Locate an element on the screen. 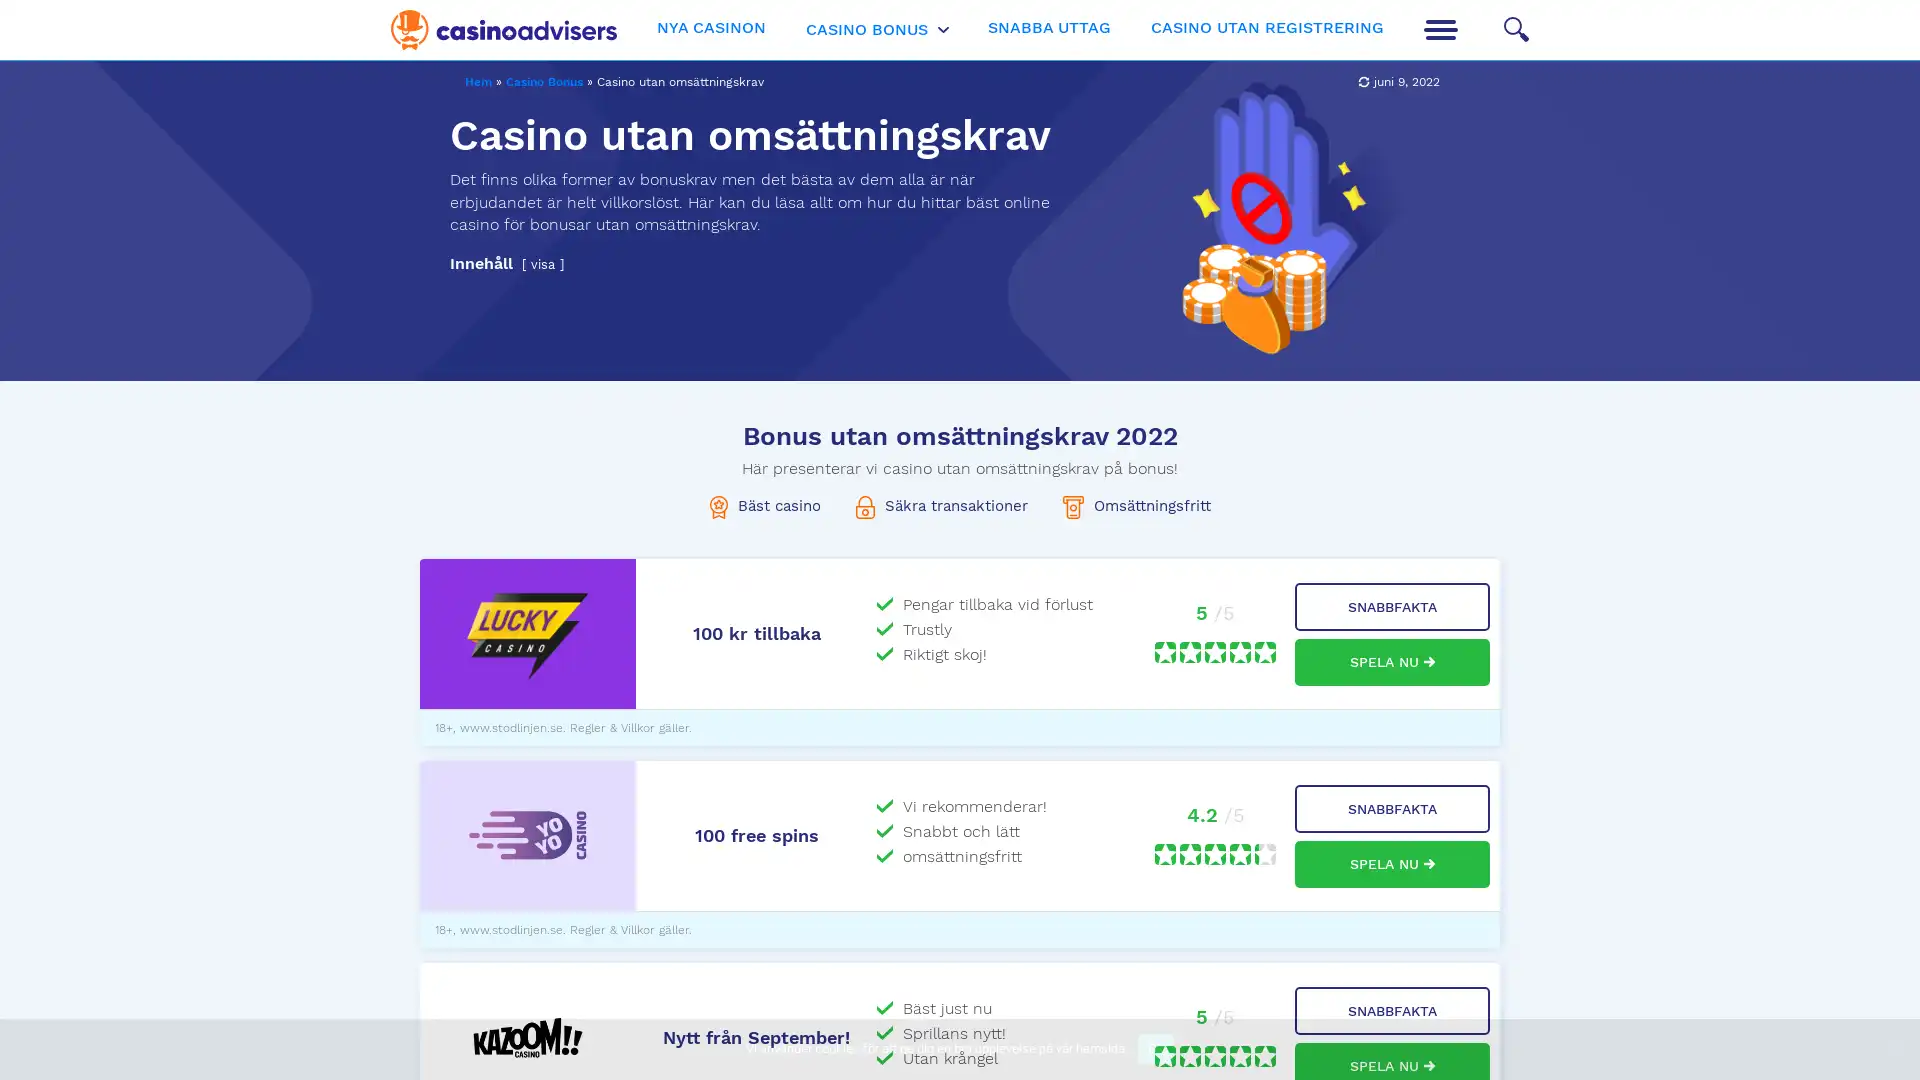 This screenshot has height=1080, width=1920. SNABBFAKTA is located at coordinates (1390, 808).